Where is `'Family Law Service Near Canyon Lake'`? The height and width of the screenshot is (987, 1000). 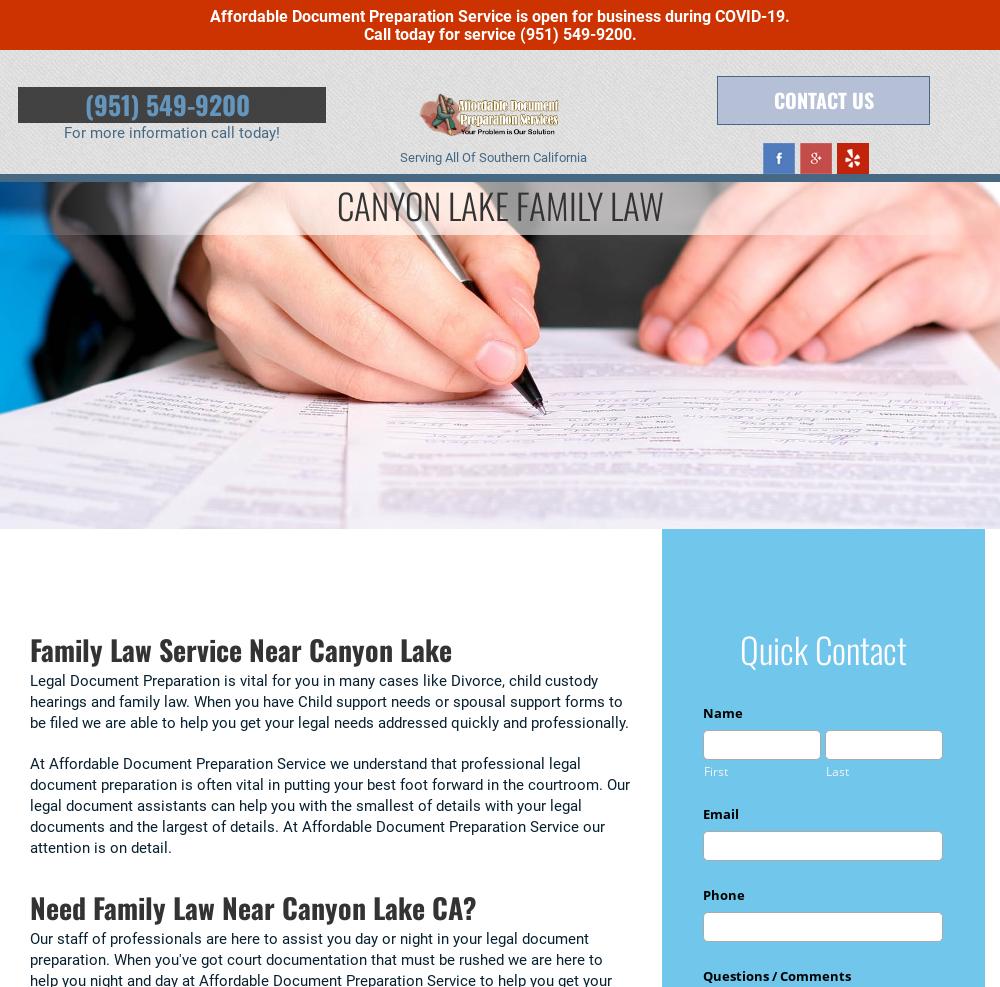 'Family Law Service Near Canyon Lake' is located at coordinates (240, 649).